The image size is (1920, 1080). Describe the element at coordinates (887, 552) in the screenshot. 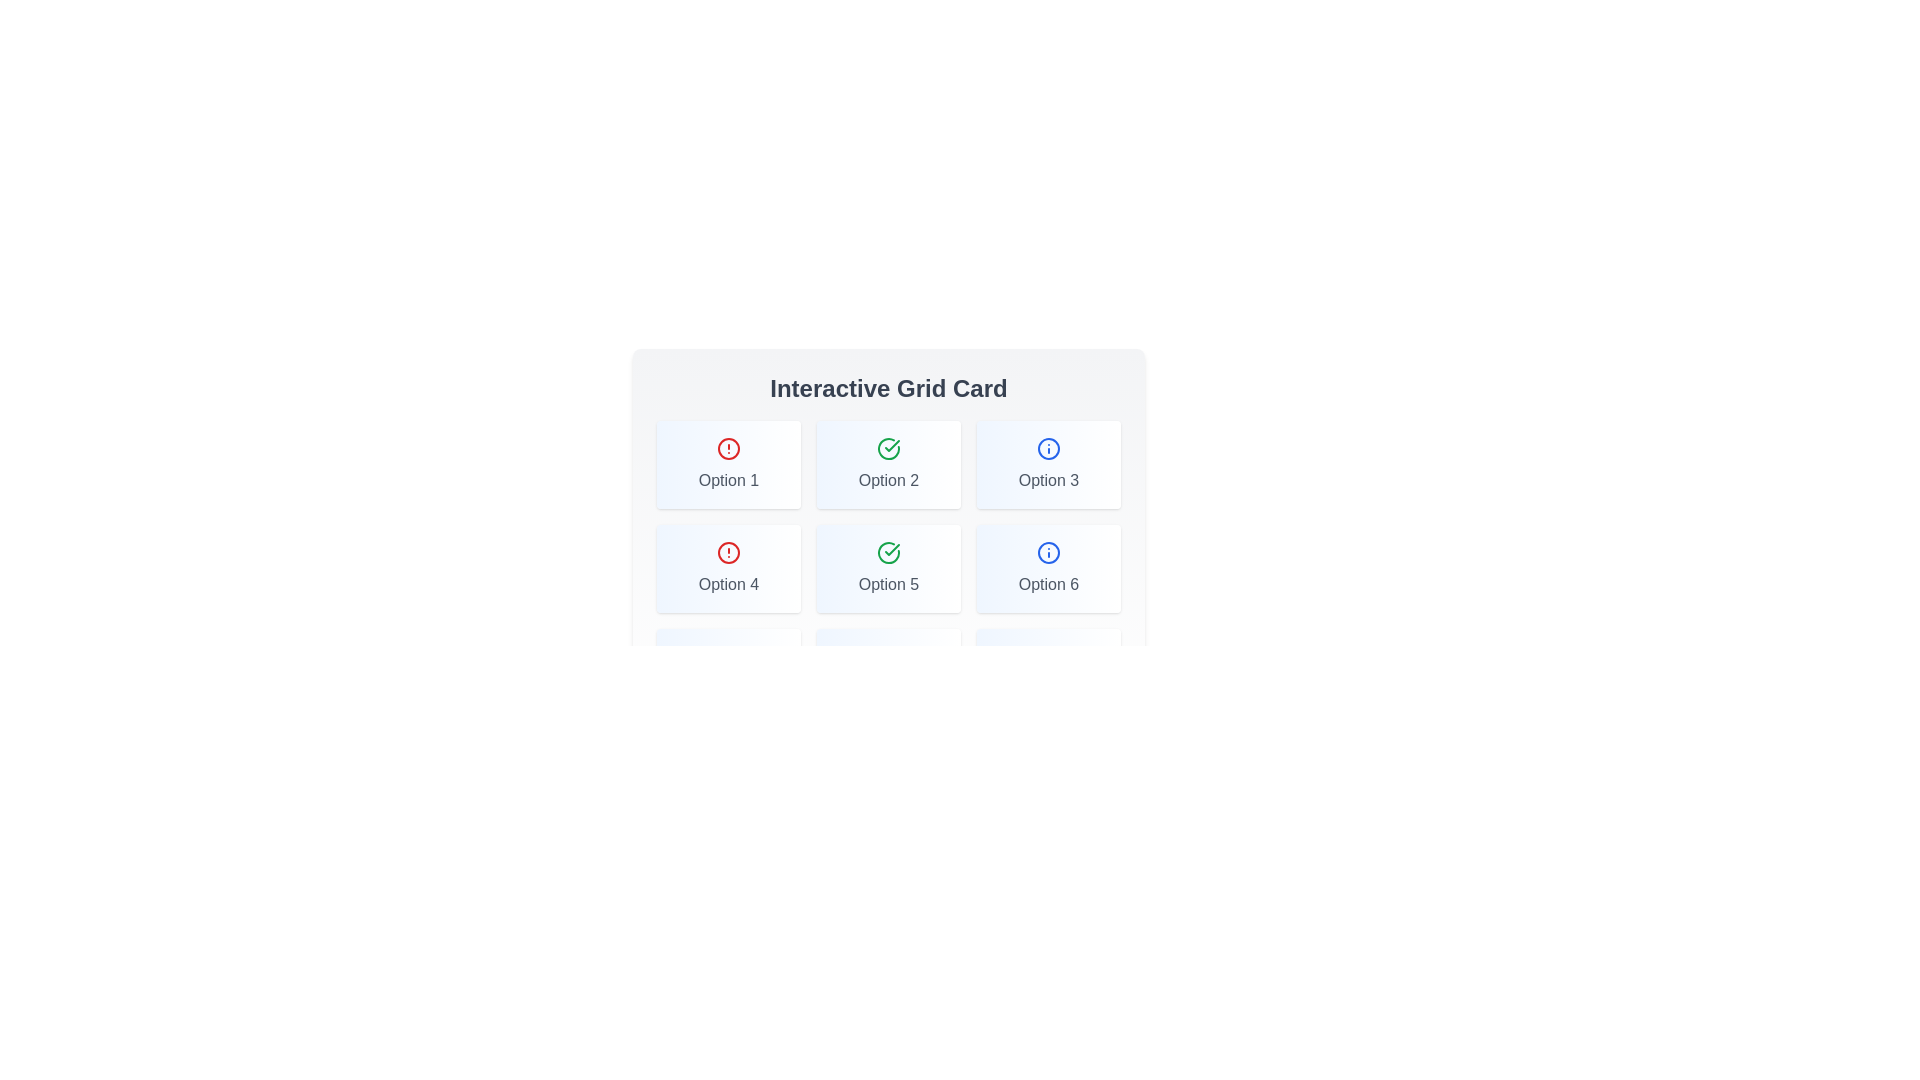

I see `the confirmation icon located in the middle column of the second row in the 3x2 grid layout, corresponding to 'Option 5'` at that location.